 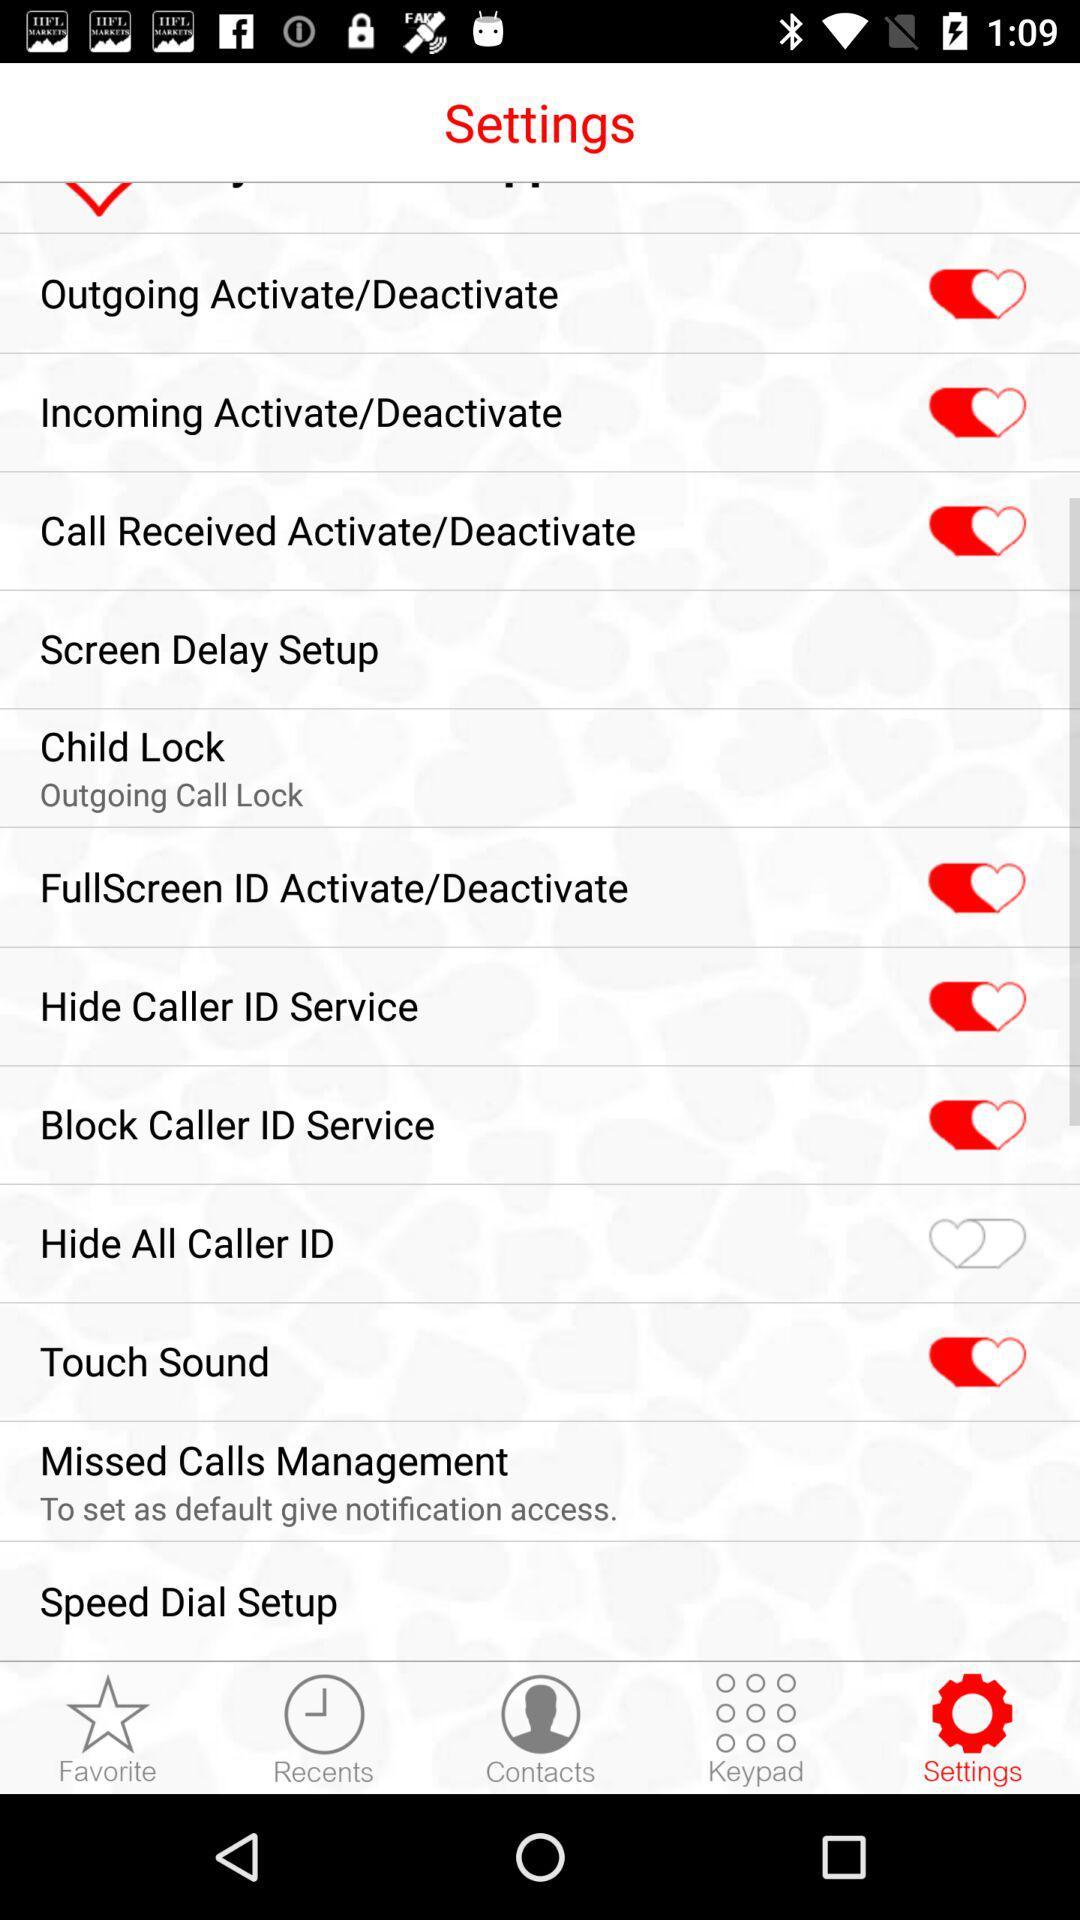 I want to click on the favorite icon, so click(x=974, y=531).